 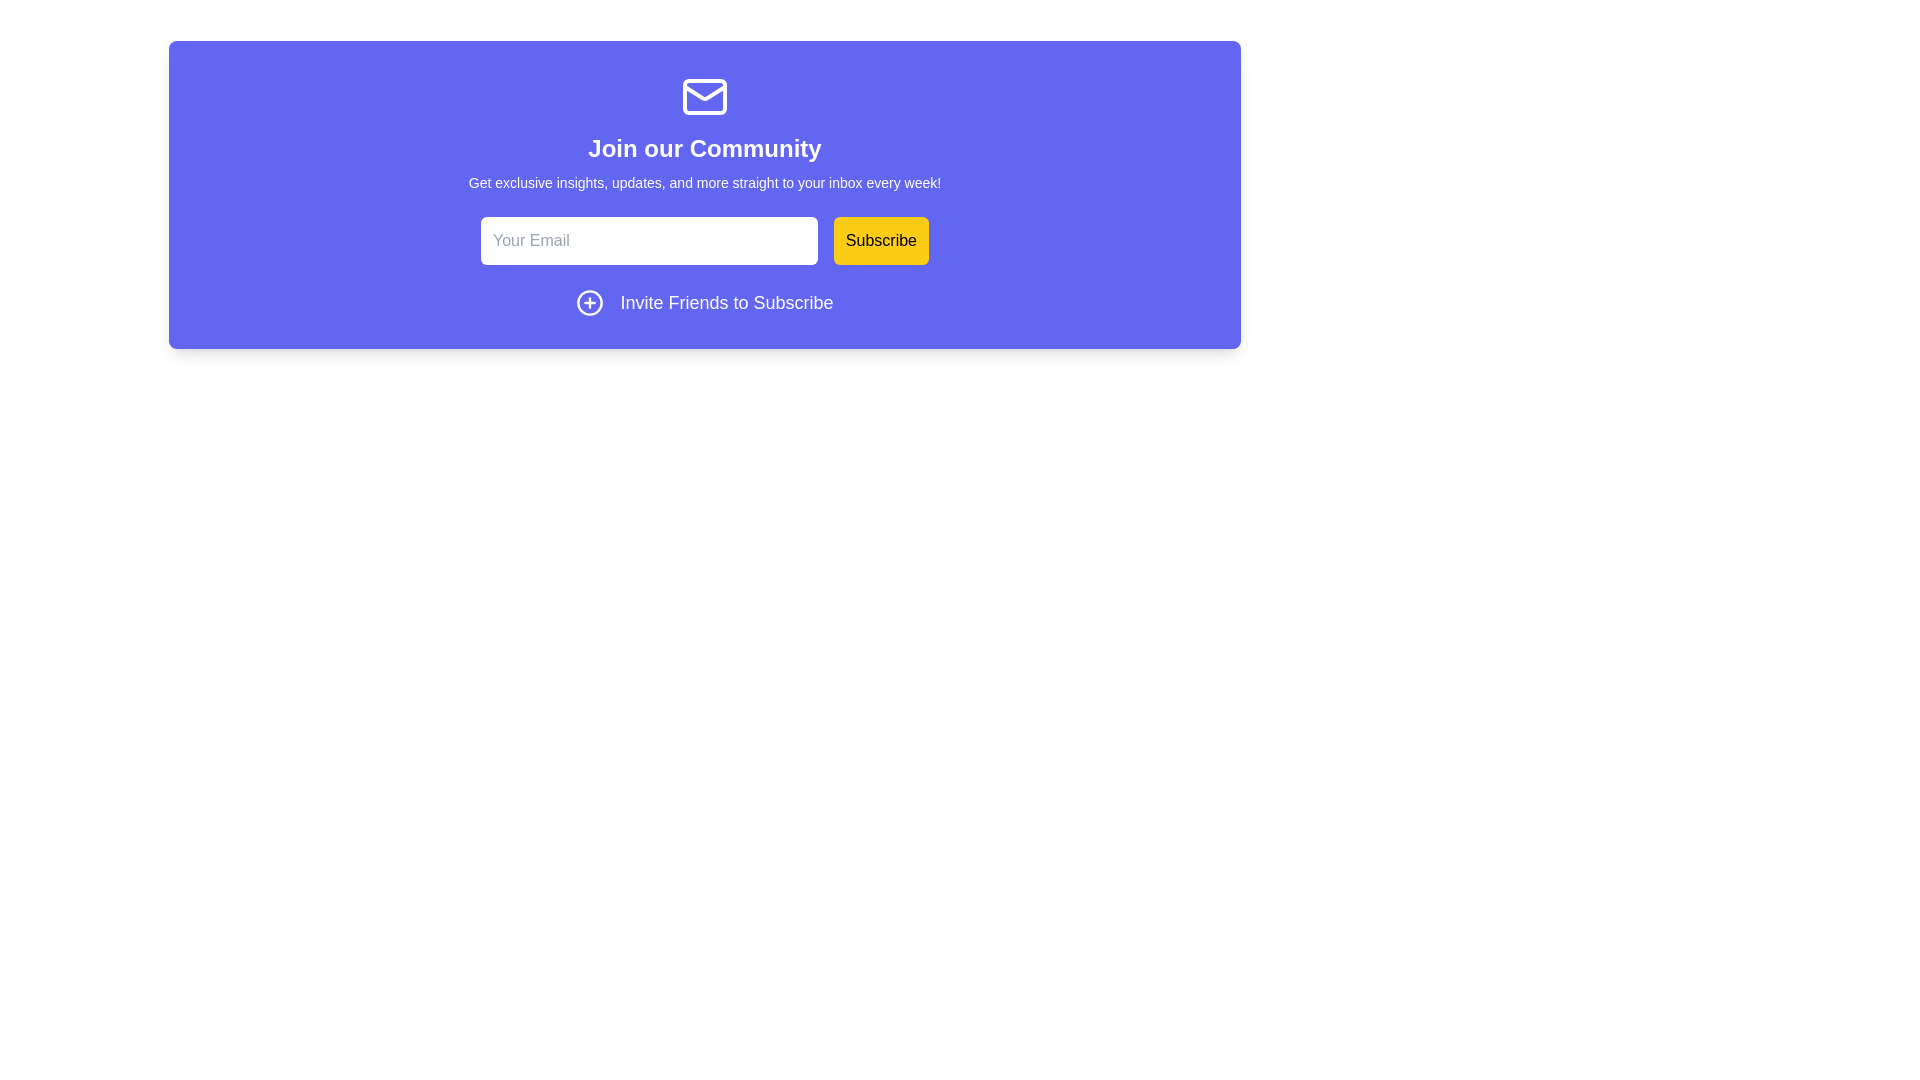 What do you see at coordinates (705, 96) in the screenshot?
I see `the SVG graphical element that resembles an envelope with a purple background and a white triangular area, located above the text 'Join our Community'` at bounding box center [705, 96].